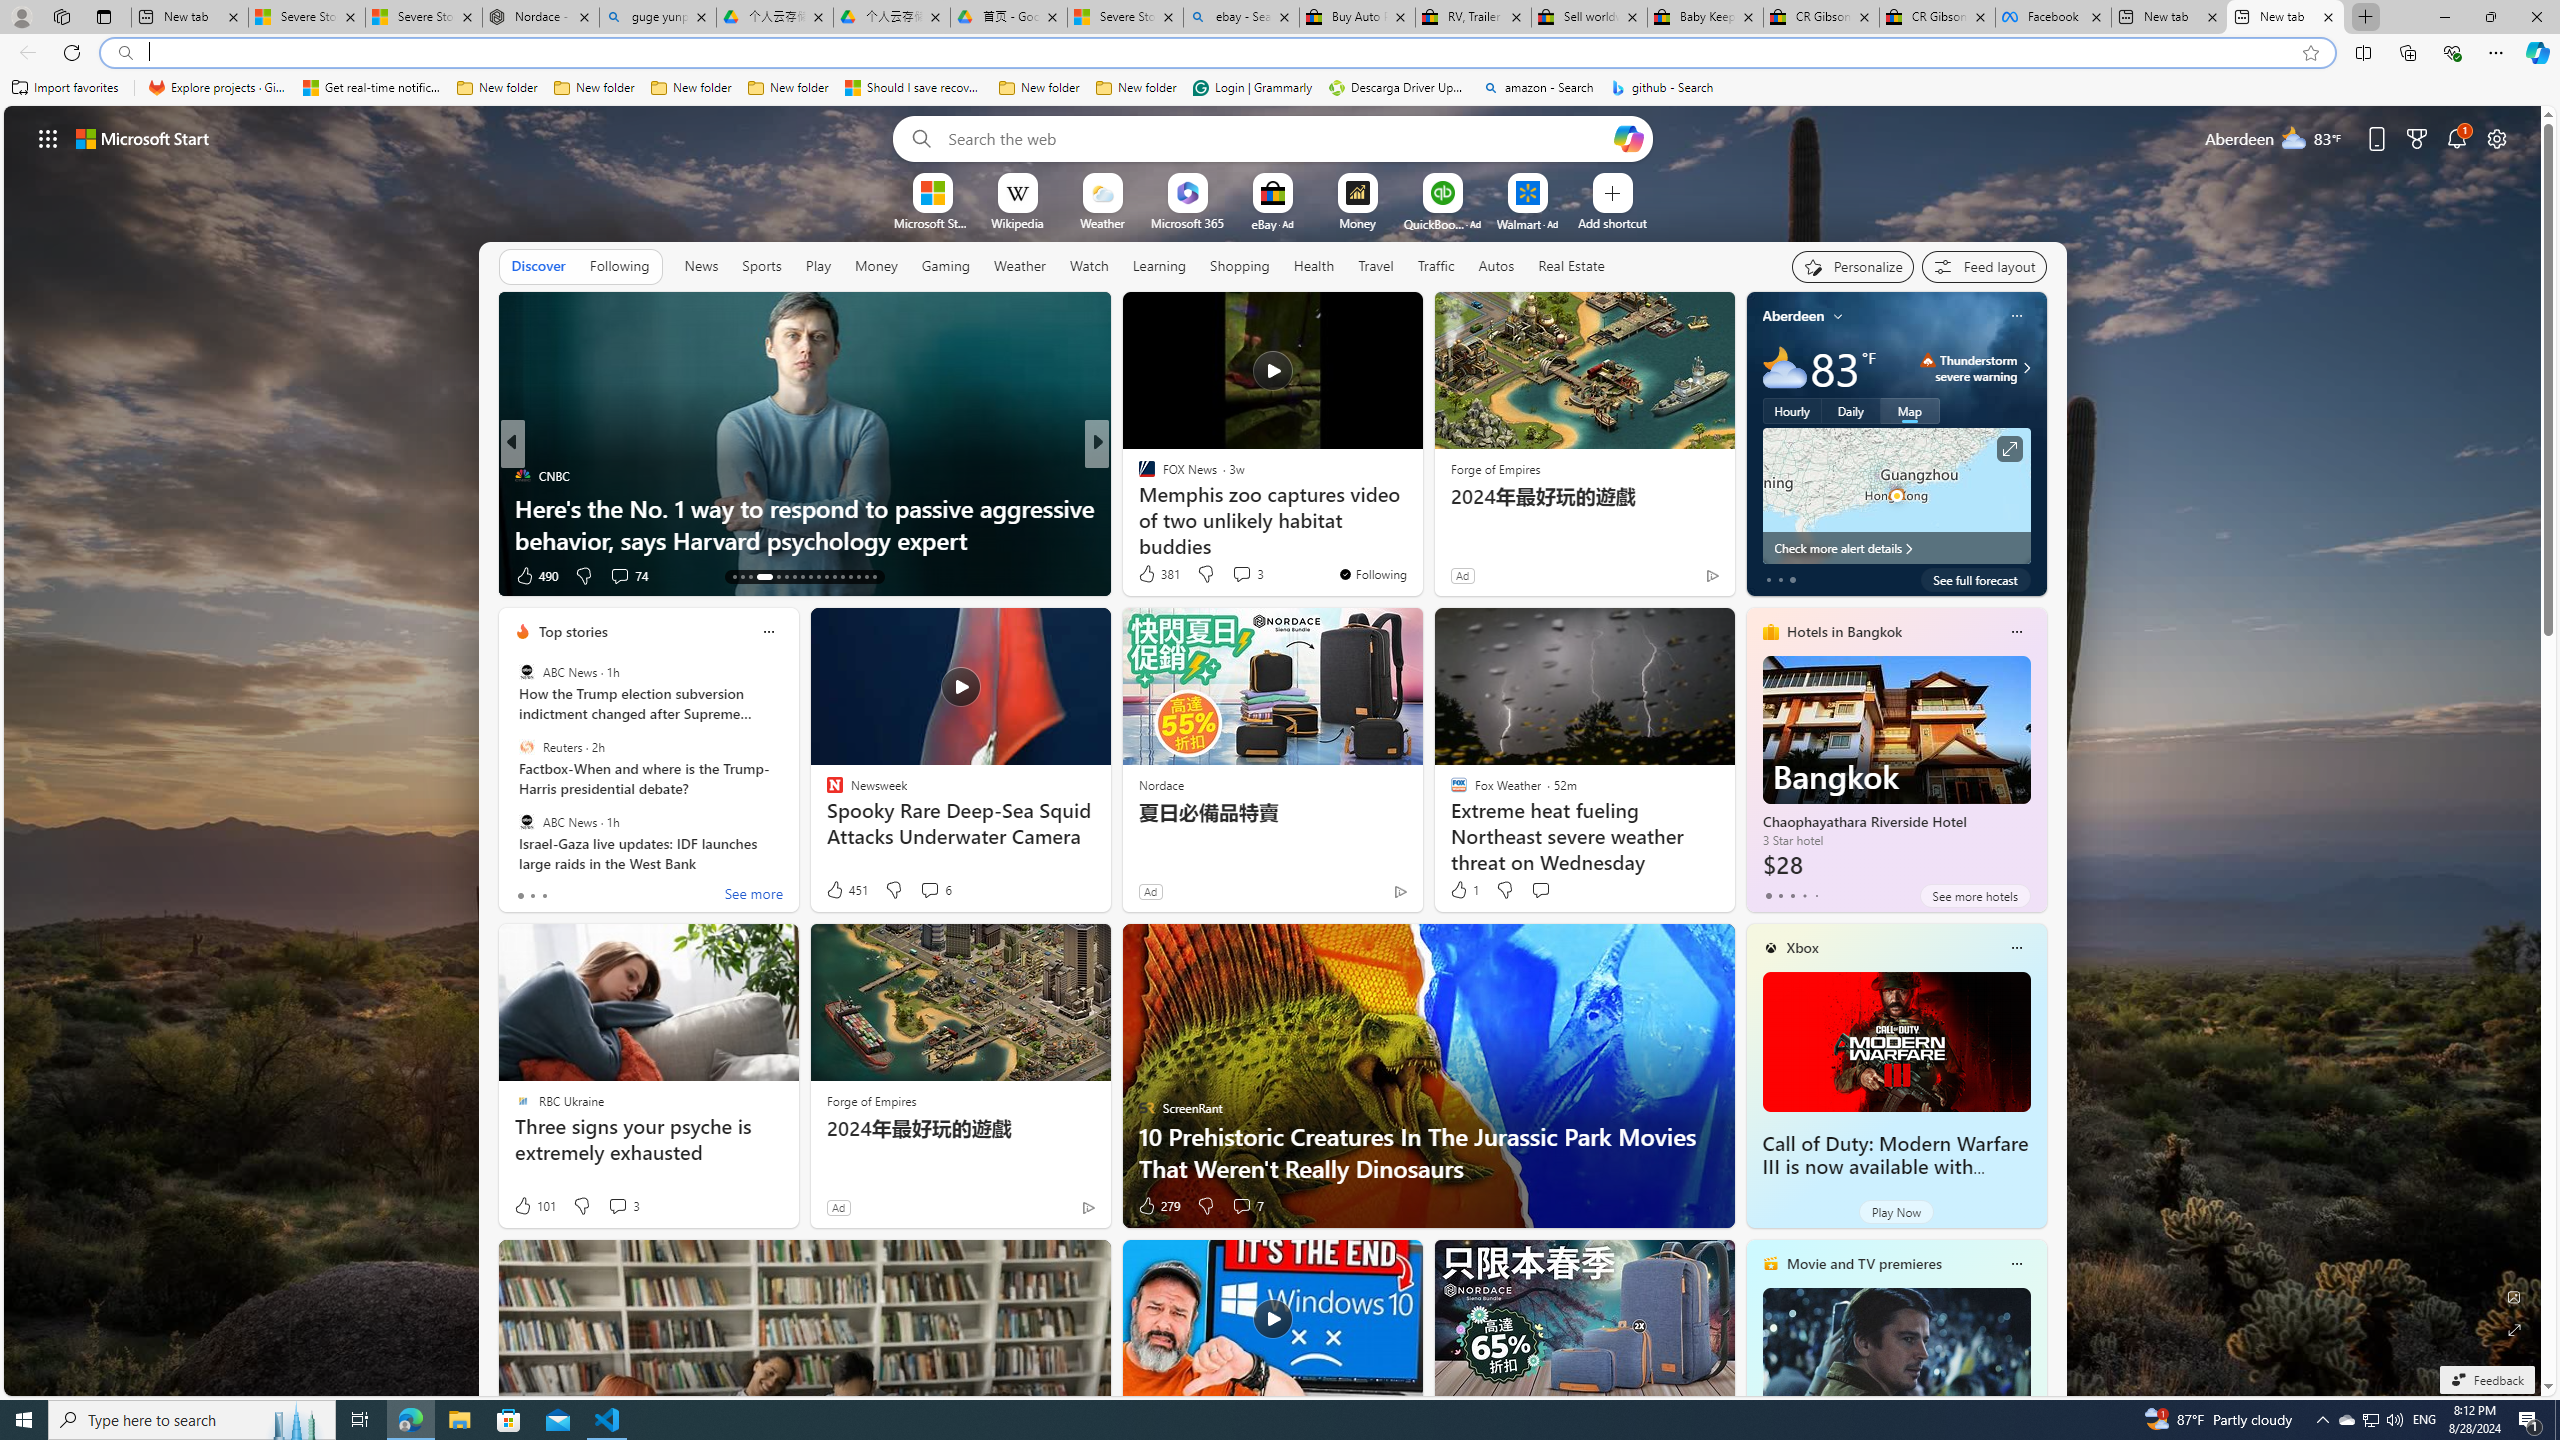 The height and width of the screenshot is (1440, 2560). What do you see at coordinates (2515, 1330) in the screenshot?
I see `'Expand background'` at bounding box center [2515, 1330].